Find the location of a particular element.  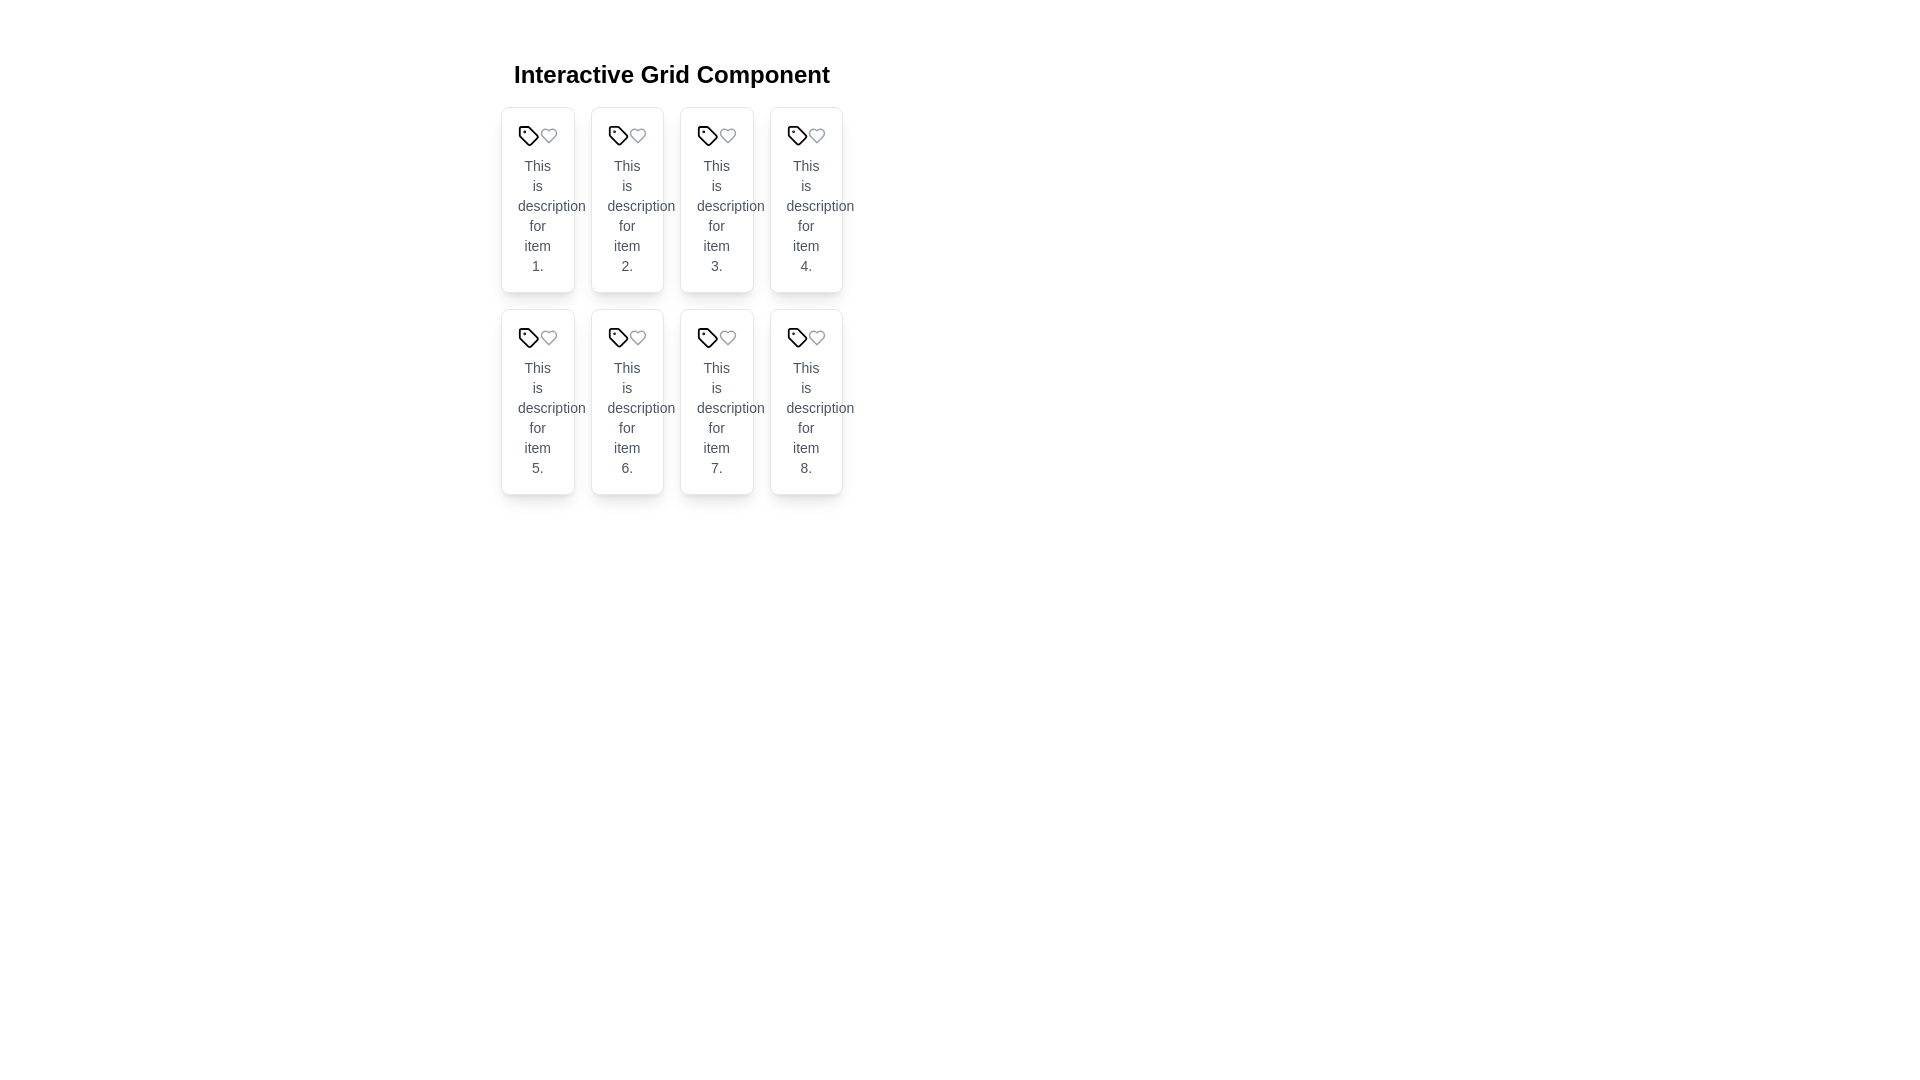

the tagging icon associated with 'Tile 5', which is positioned to the left of the heart icon and above the description text is located at coordinates (528, 337).